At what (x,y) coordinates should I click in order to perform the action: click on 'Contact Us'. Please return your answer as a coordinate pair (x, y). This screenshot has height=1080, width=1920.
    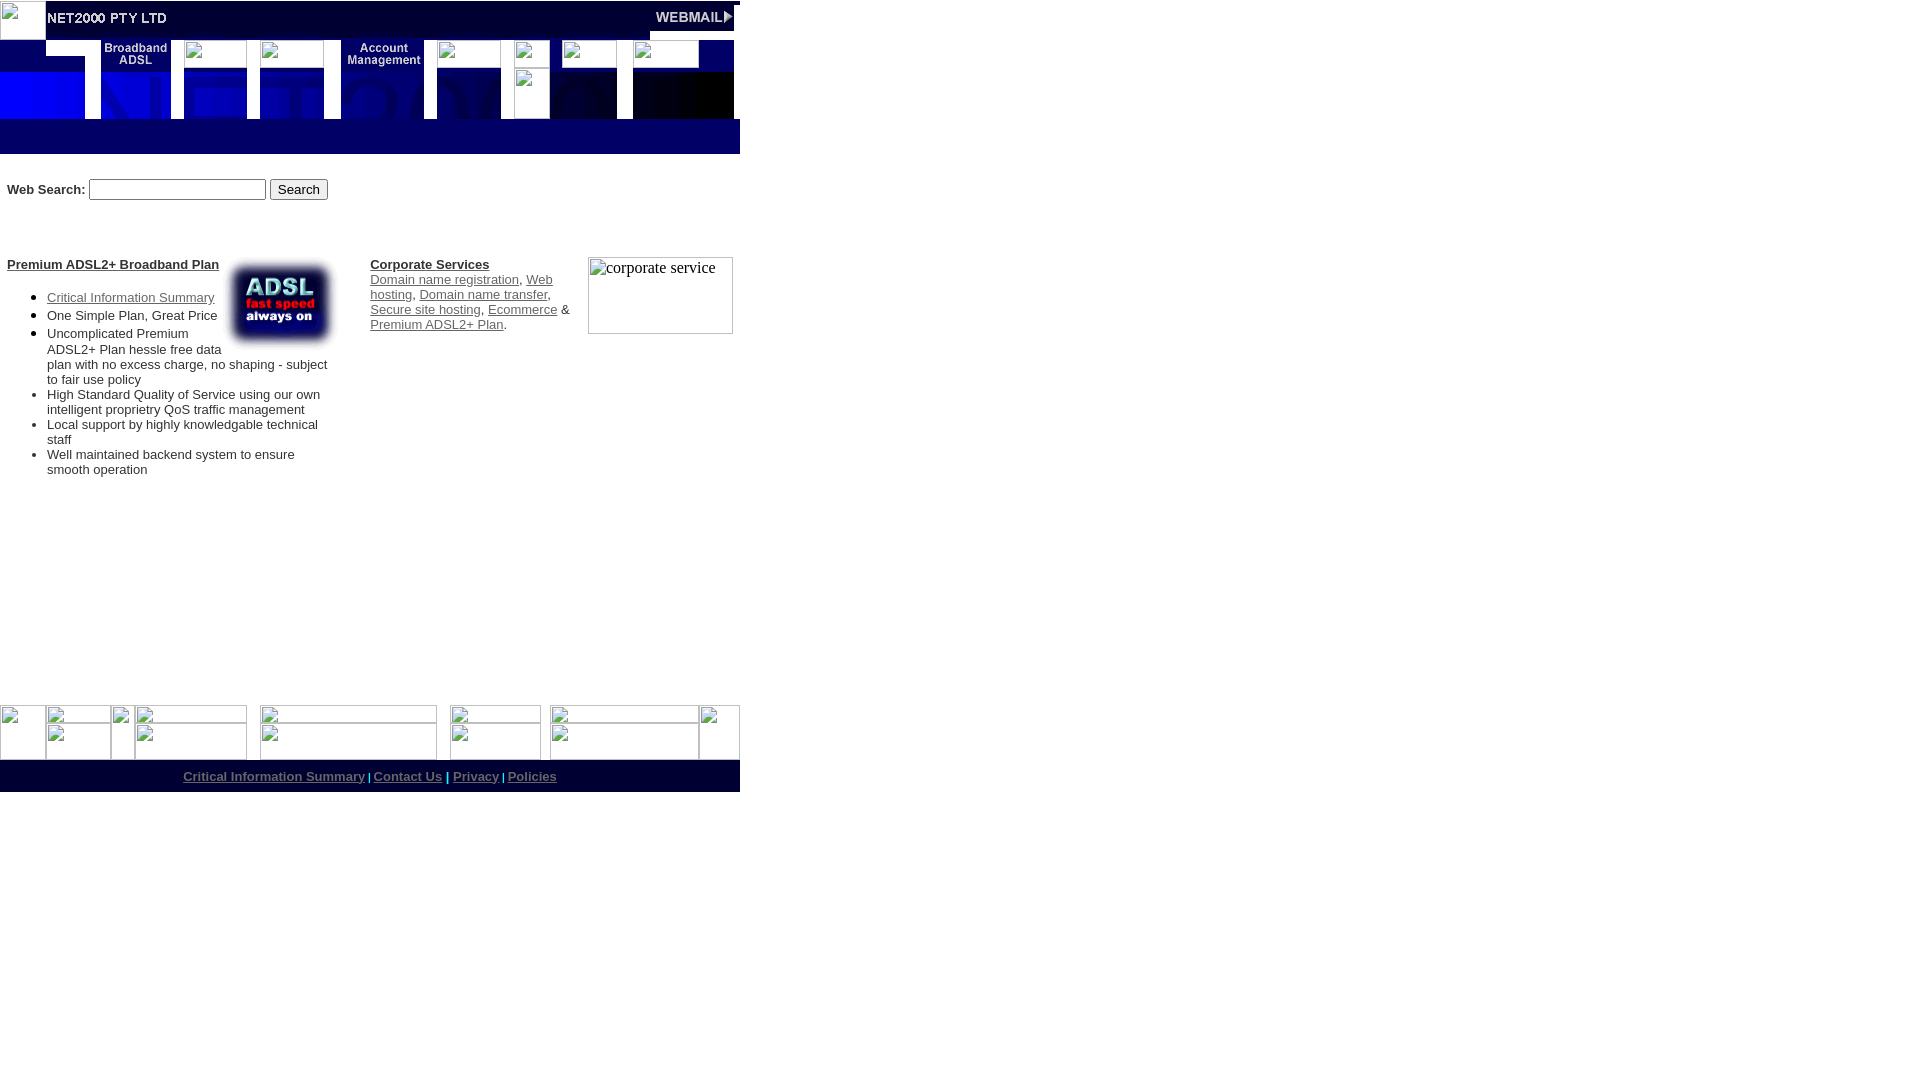
    Looking at the image, I should click on (407, 776).